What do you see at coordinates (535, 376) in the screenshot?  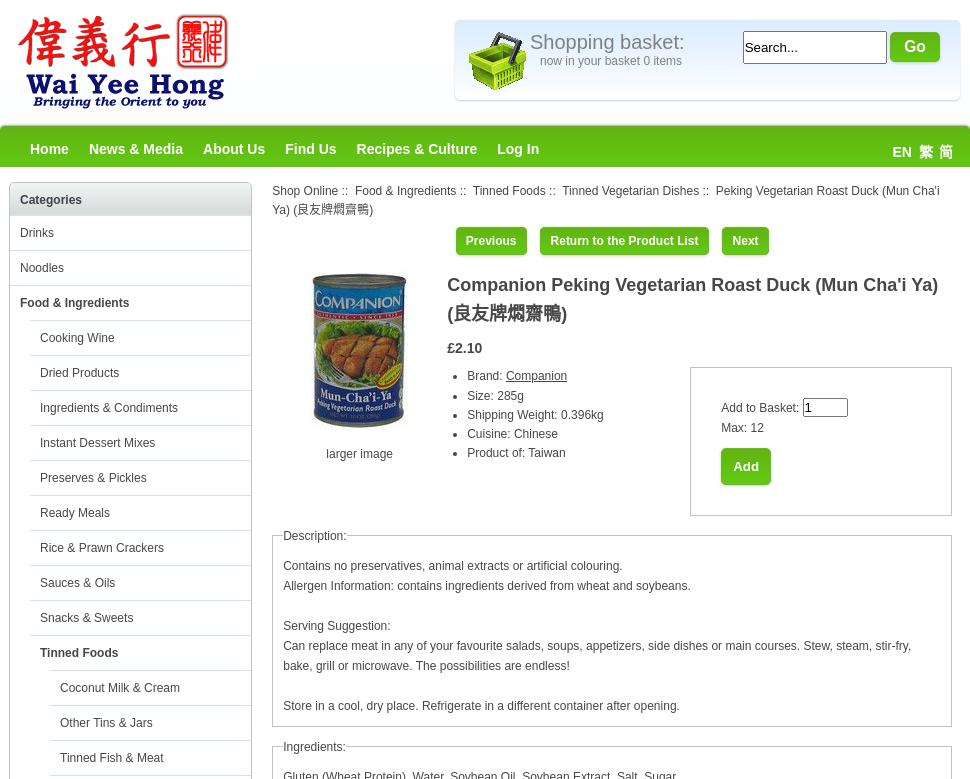 I see `'Companion'` at bounding box center [535, 376].